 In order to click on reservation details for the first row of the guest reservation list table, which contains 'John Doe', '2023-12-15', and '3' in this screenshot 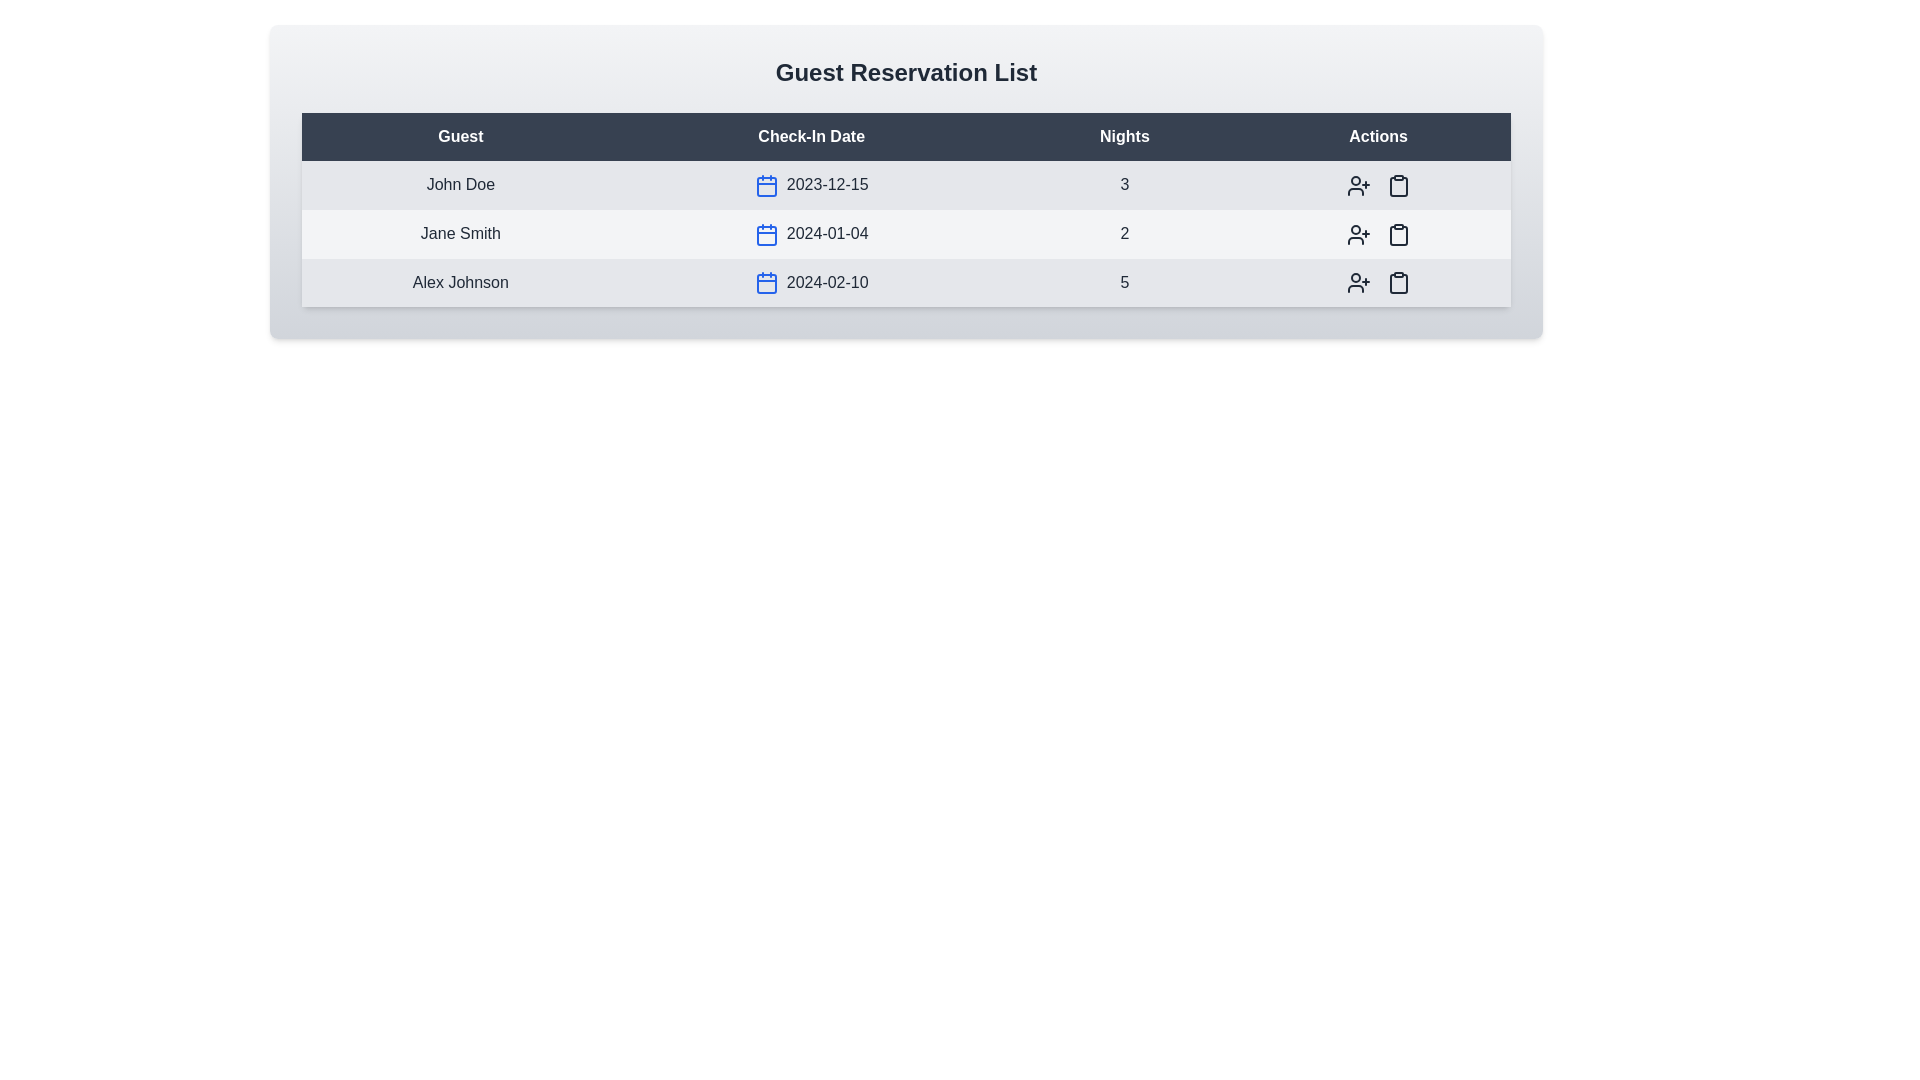, I will do `click(905, 185)`.